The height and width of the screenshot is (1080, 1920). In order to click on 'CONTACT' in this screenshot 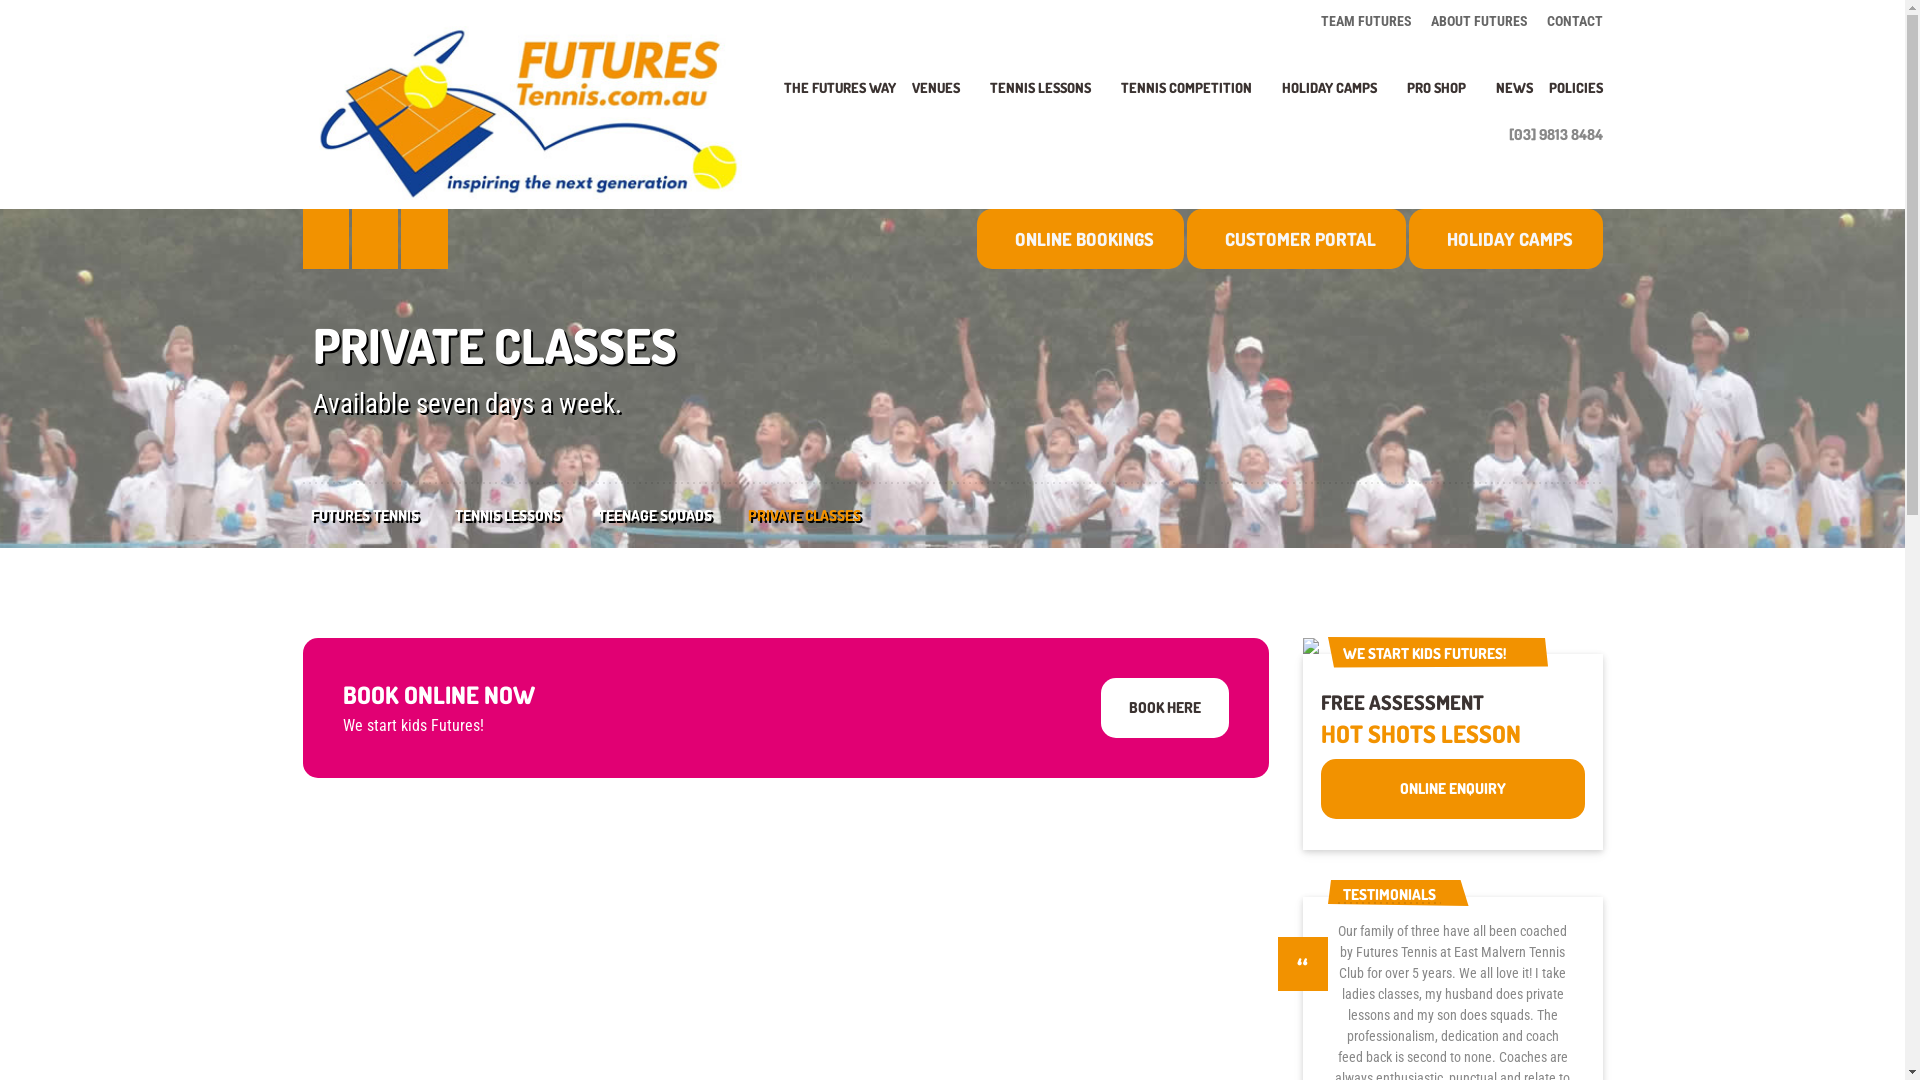, I will do `click(1569, 19)`.